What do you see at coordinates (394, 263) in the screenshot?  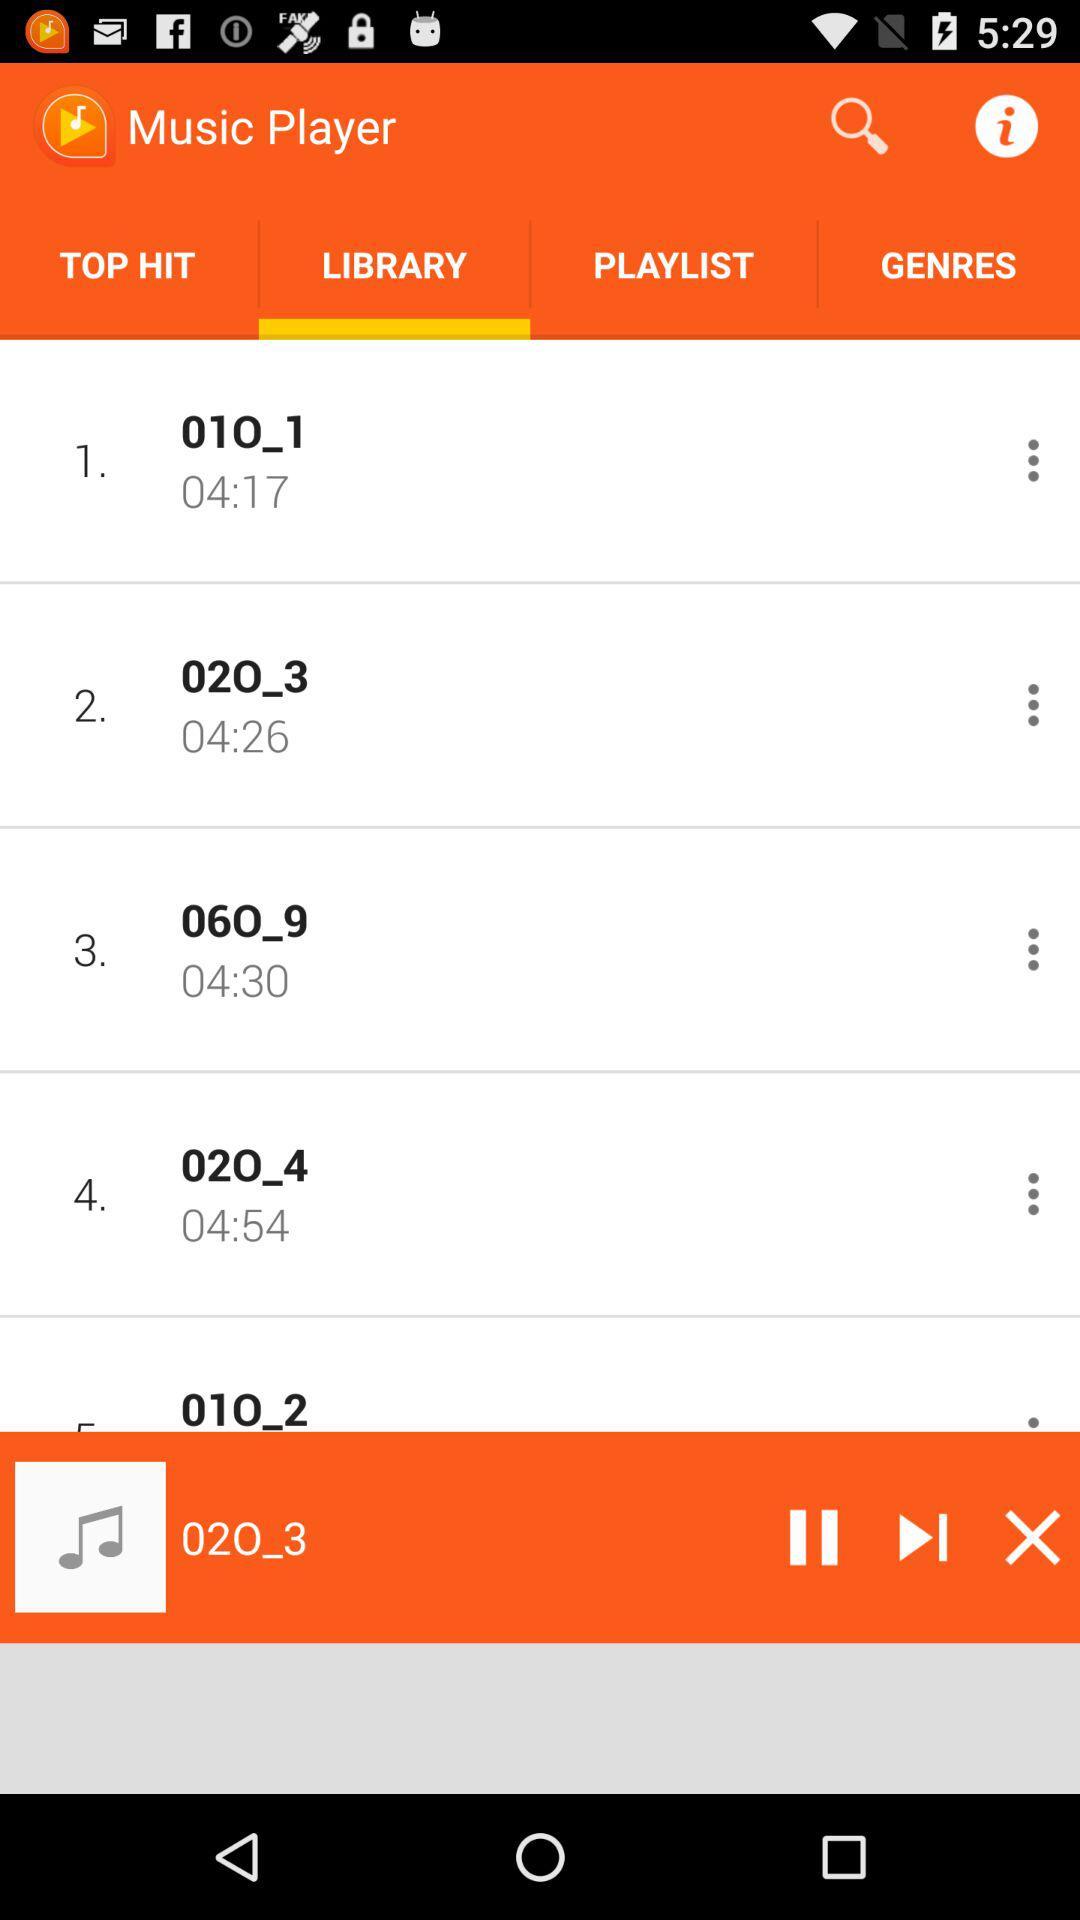 I see `item next to the top hit app` at bounding box center [394, 263].